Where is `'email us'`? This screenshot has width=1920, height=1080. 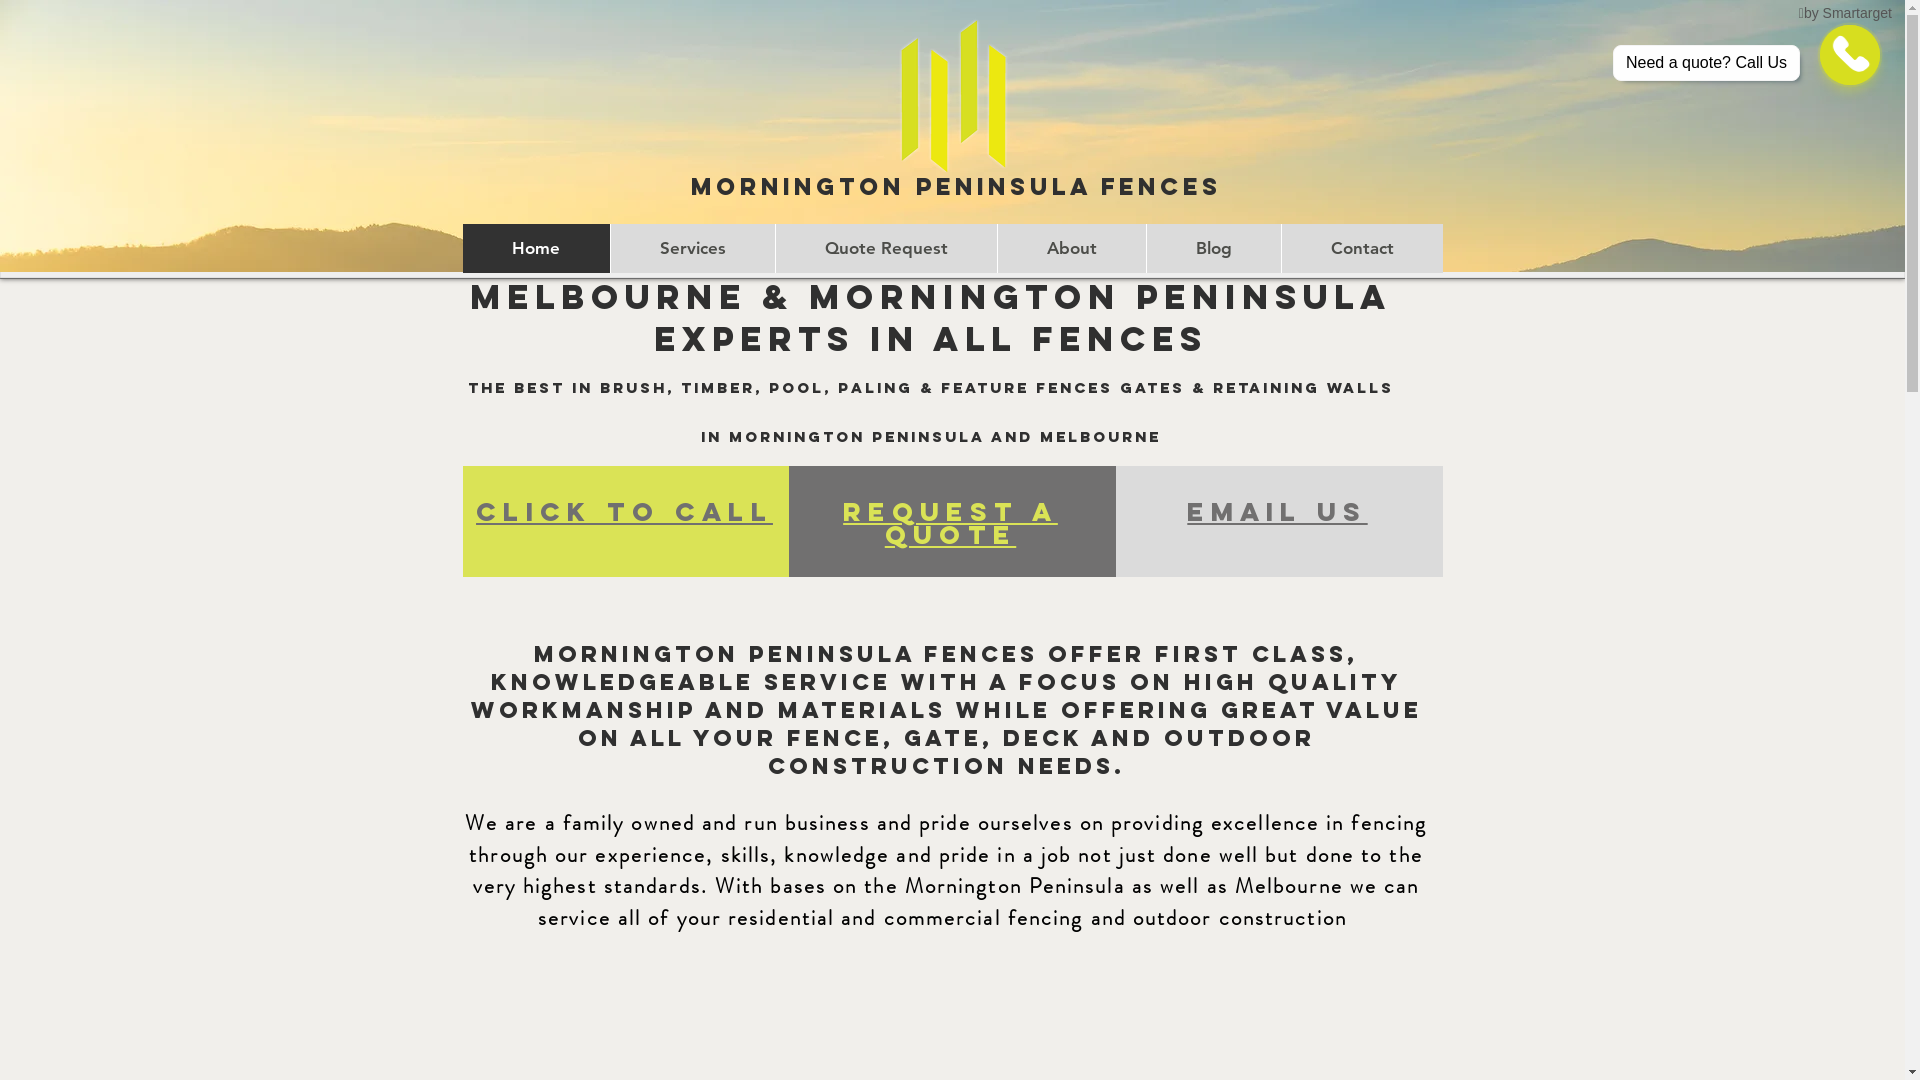 'email us' is located at coordinates (1275, 510).